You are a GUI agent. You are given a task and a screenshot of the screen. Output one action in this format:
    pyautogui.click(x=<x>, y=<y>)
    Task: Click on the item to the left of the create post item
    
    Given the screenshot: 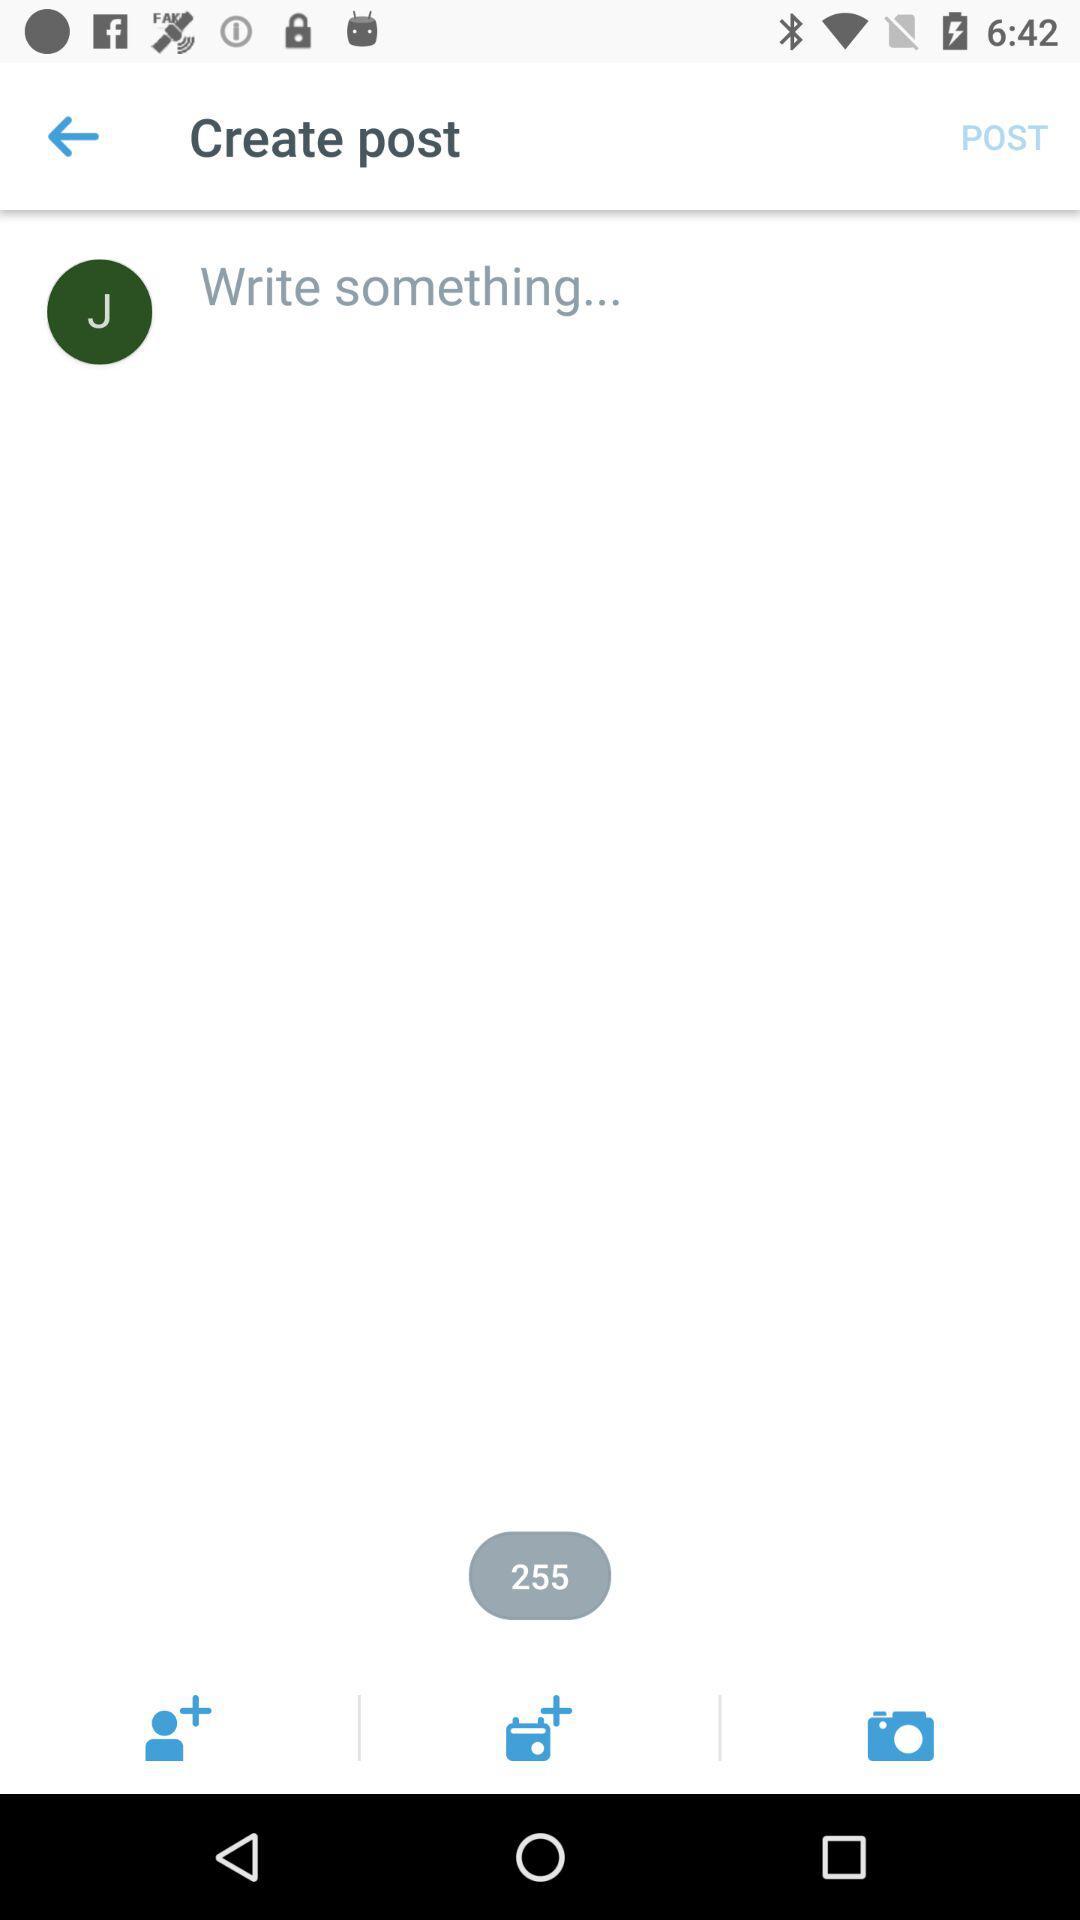 What is the action you would take?
    pyautogui.click(x=72, y=135)
    